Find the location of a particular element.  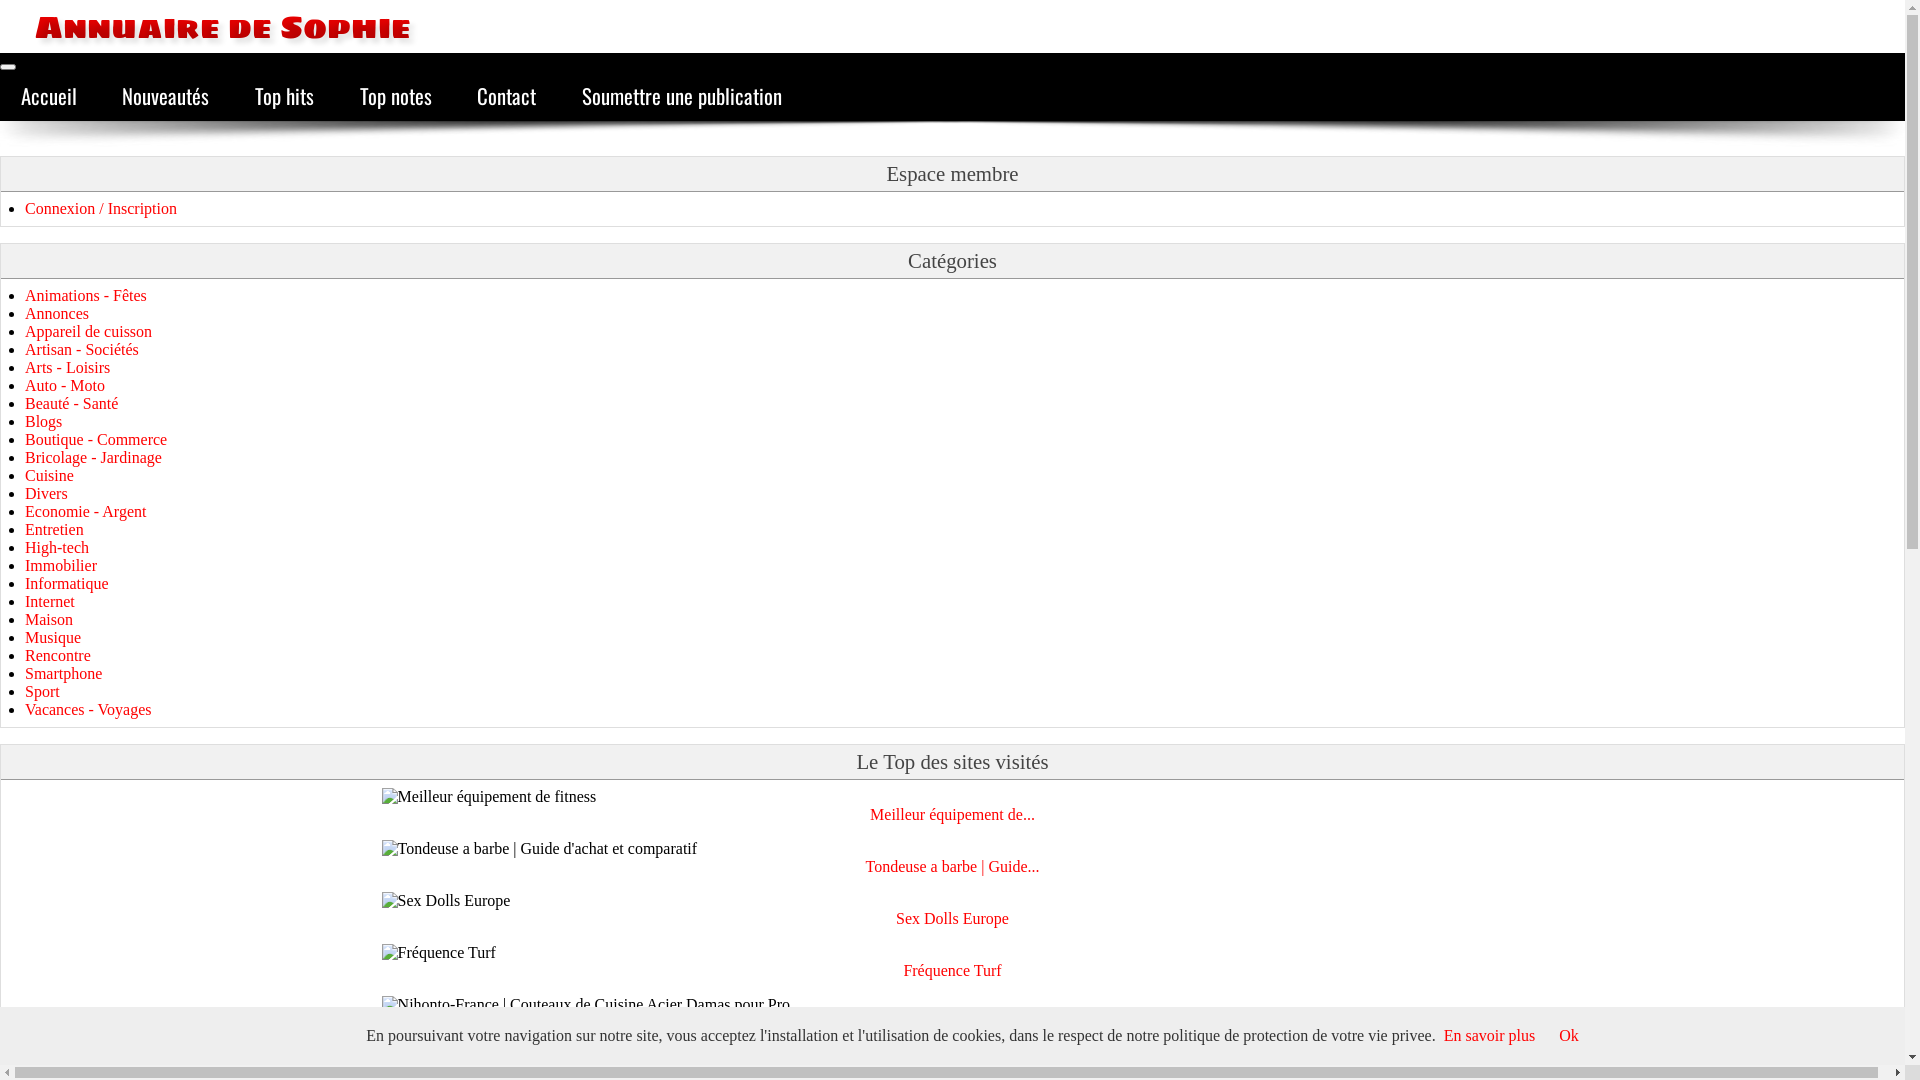

'Entretien' is located at coordinates (54, 528).